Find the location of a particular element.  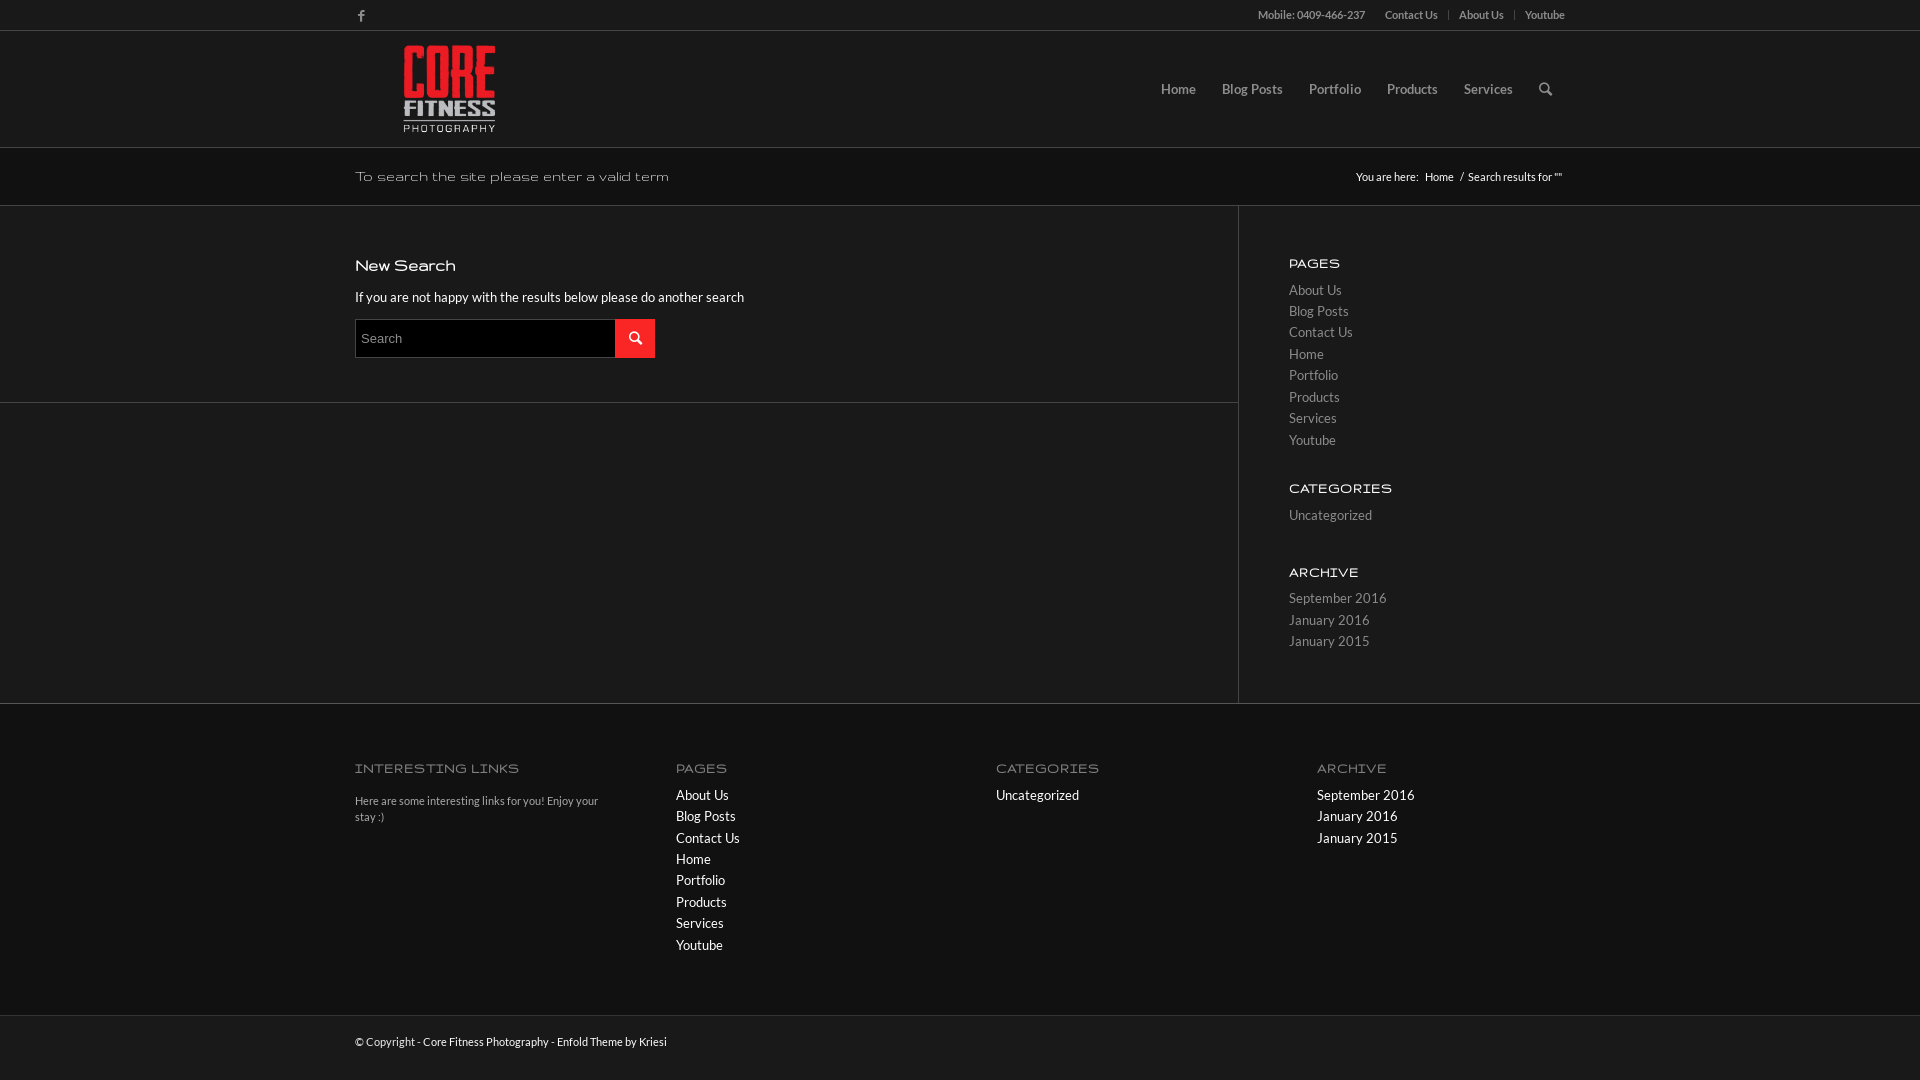

'Enfold Theme by Kriesi' is located at coordinates (610, 1040).